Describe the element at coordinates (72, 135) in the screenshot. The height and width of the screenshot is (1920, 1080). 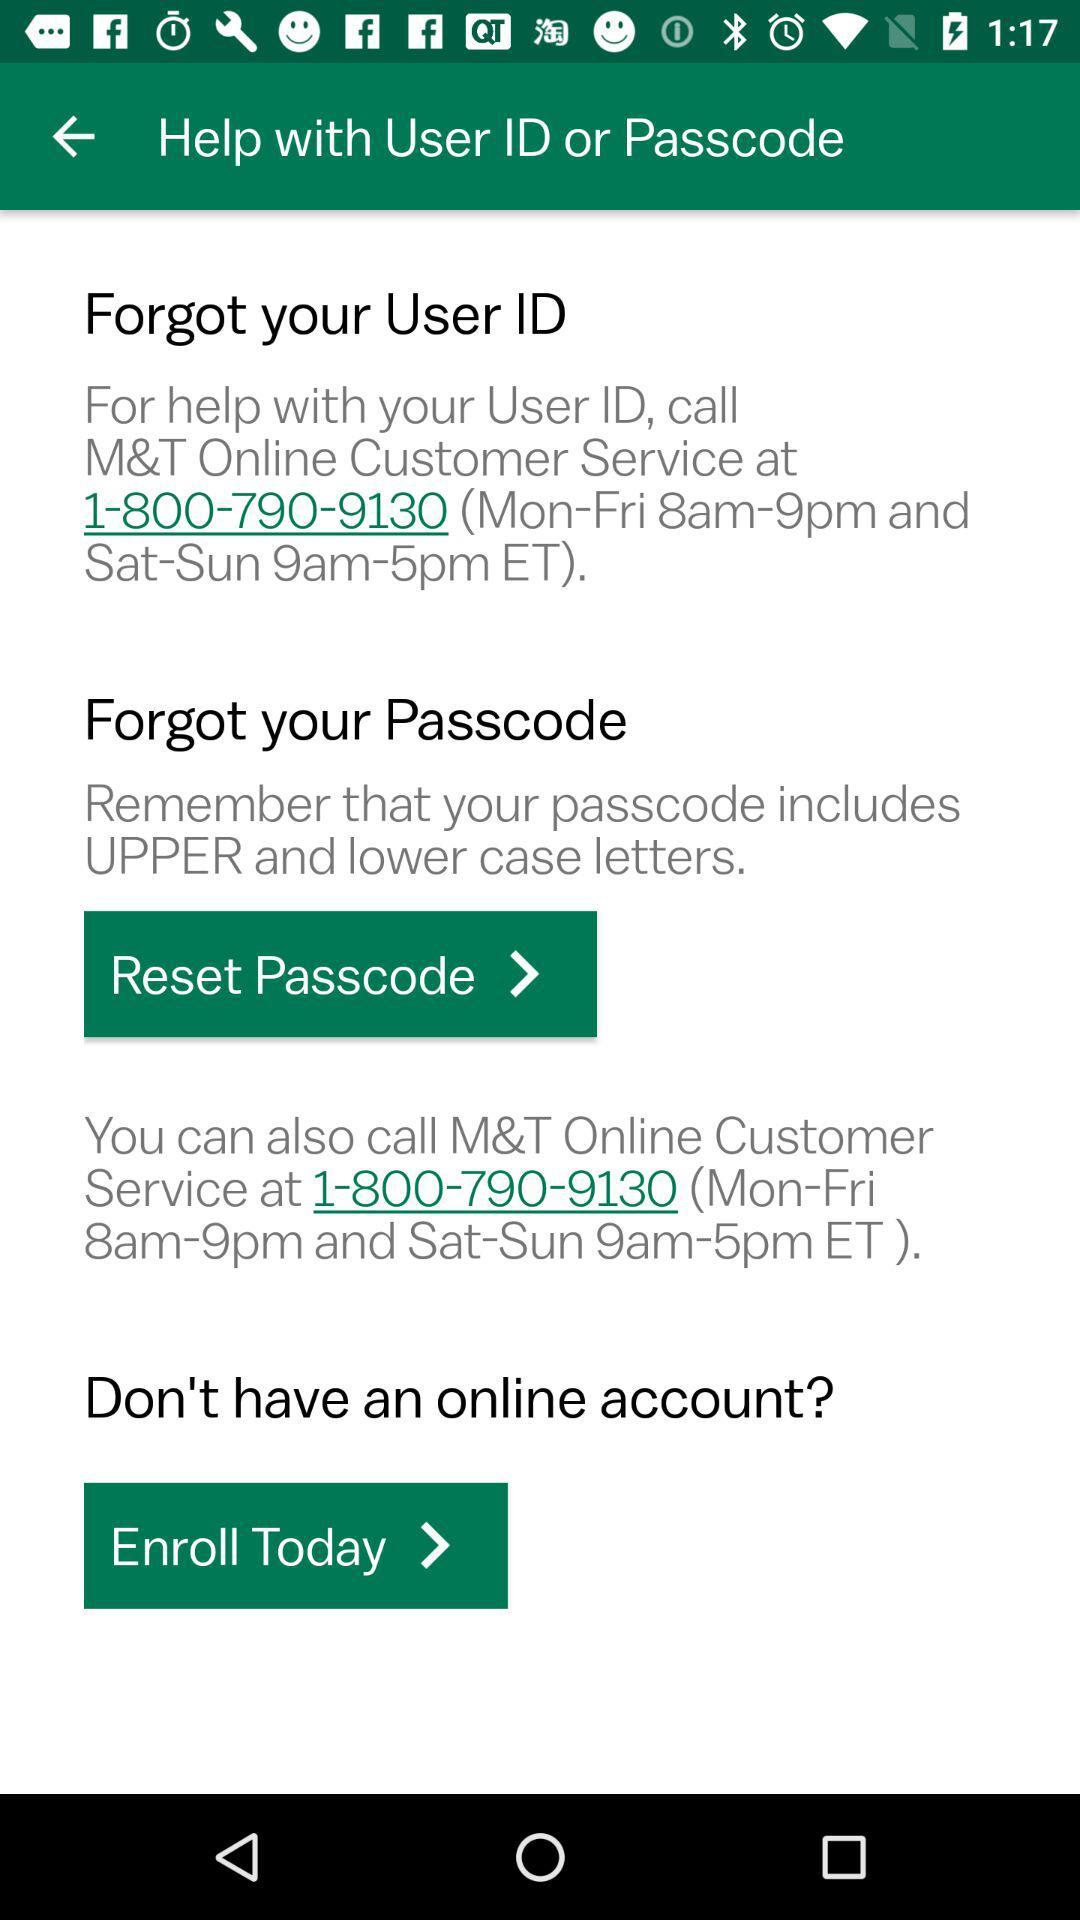
I see `item next to help with user item` at that location.